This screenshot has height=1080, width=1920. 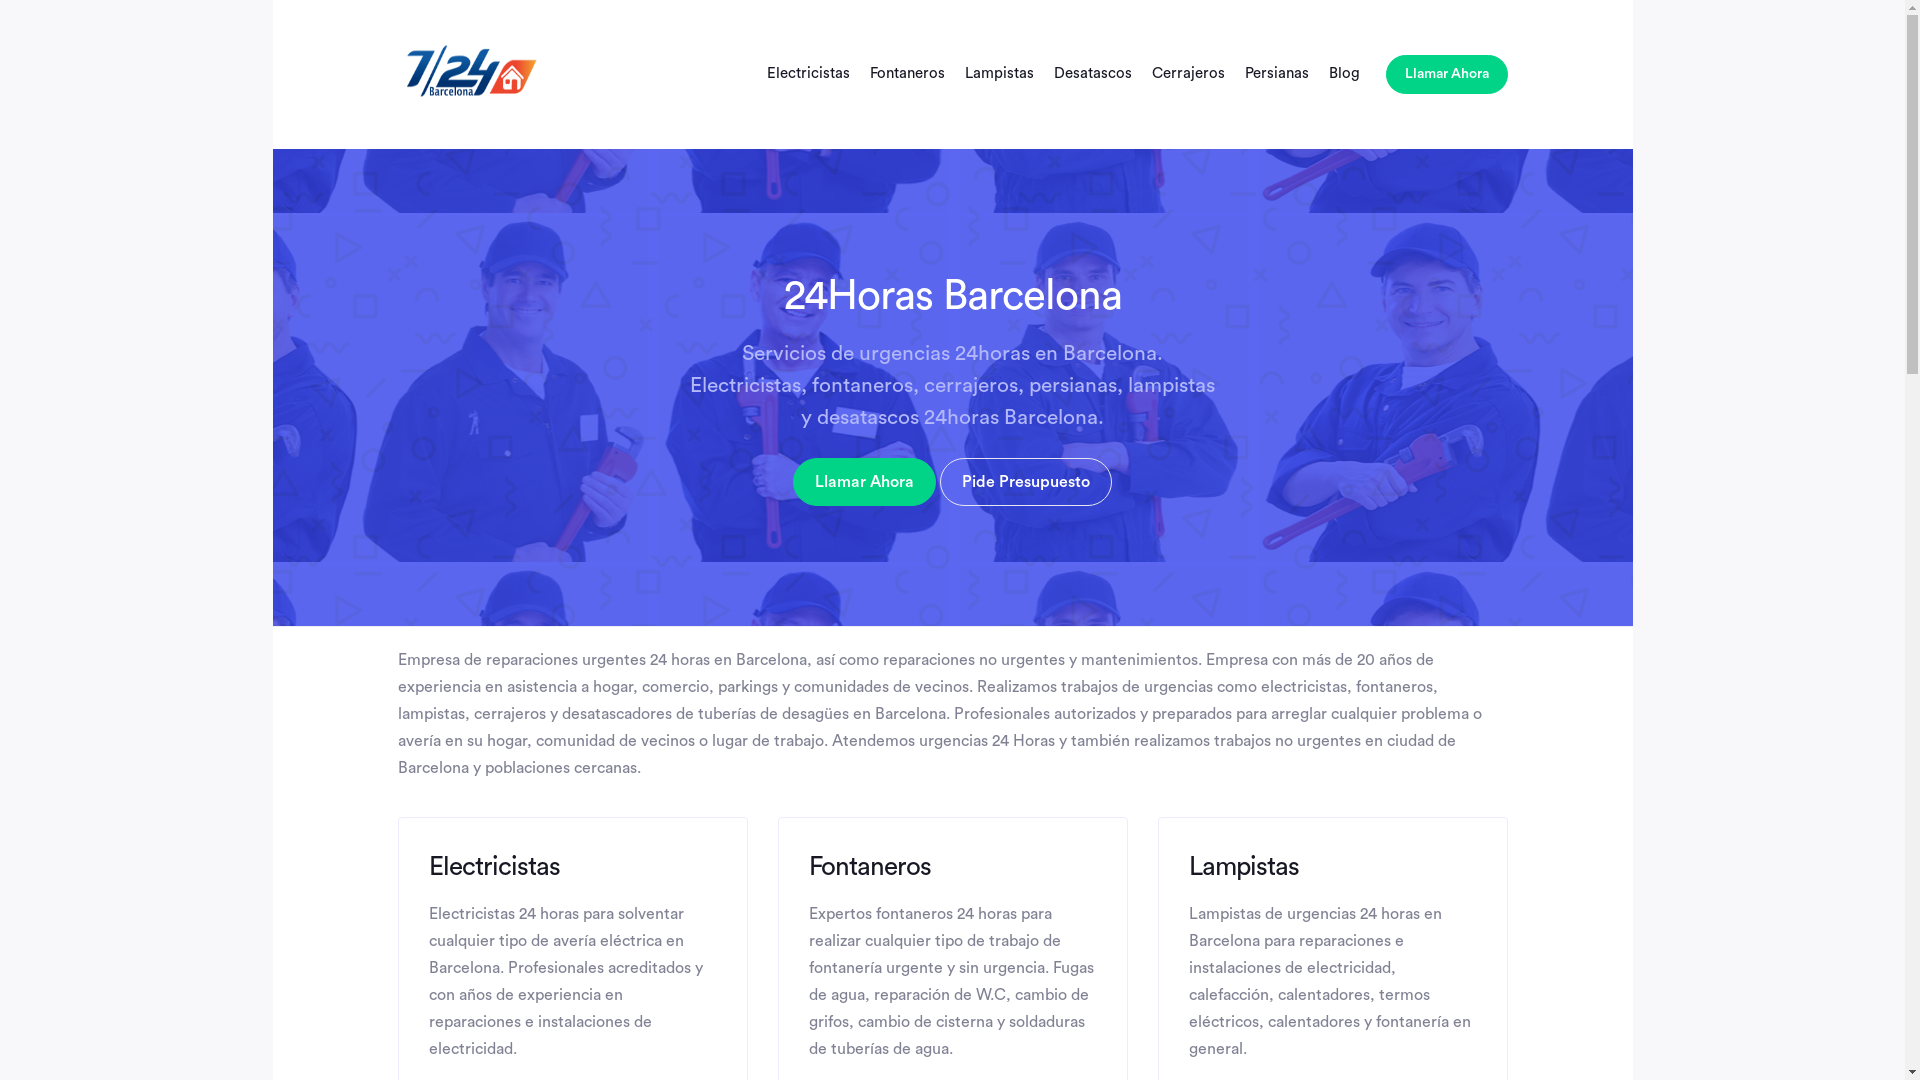 I want to click on 'Blog', so click(x=1343, y=73).